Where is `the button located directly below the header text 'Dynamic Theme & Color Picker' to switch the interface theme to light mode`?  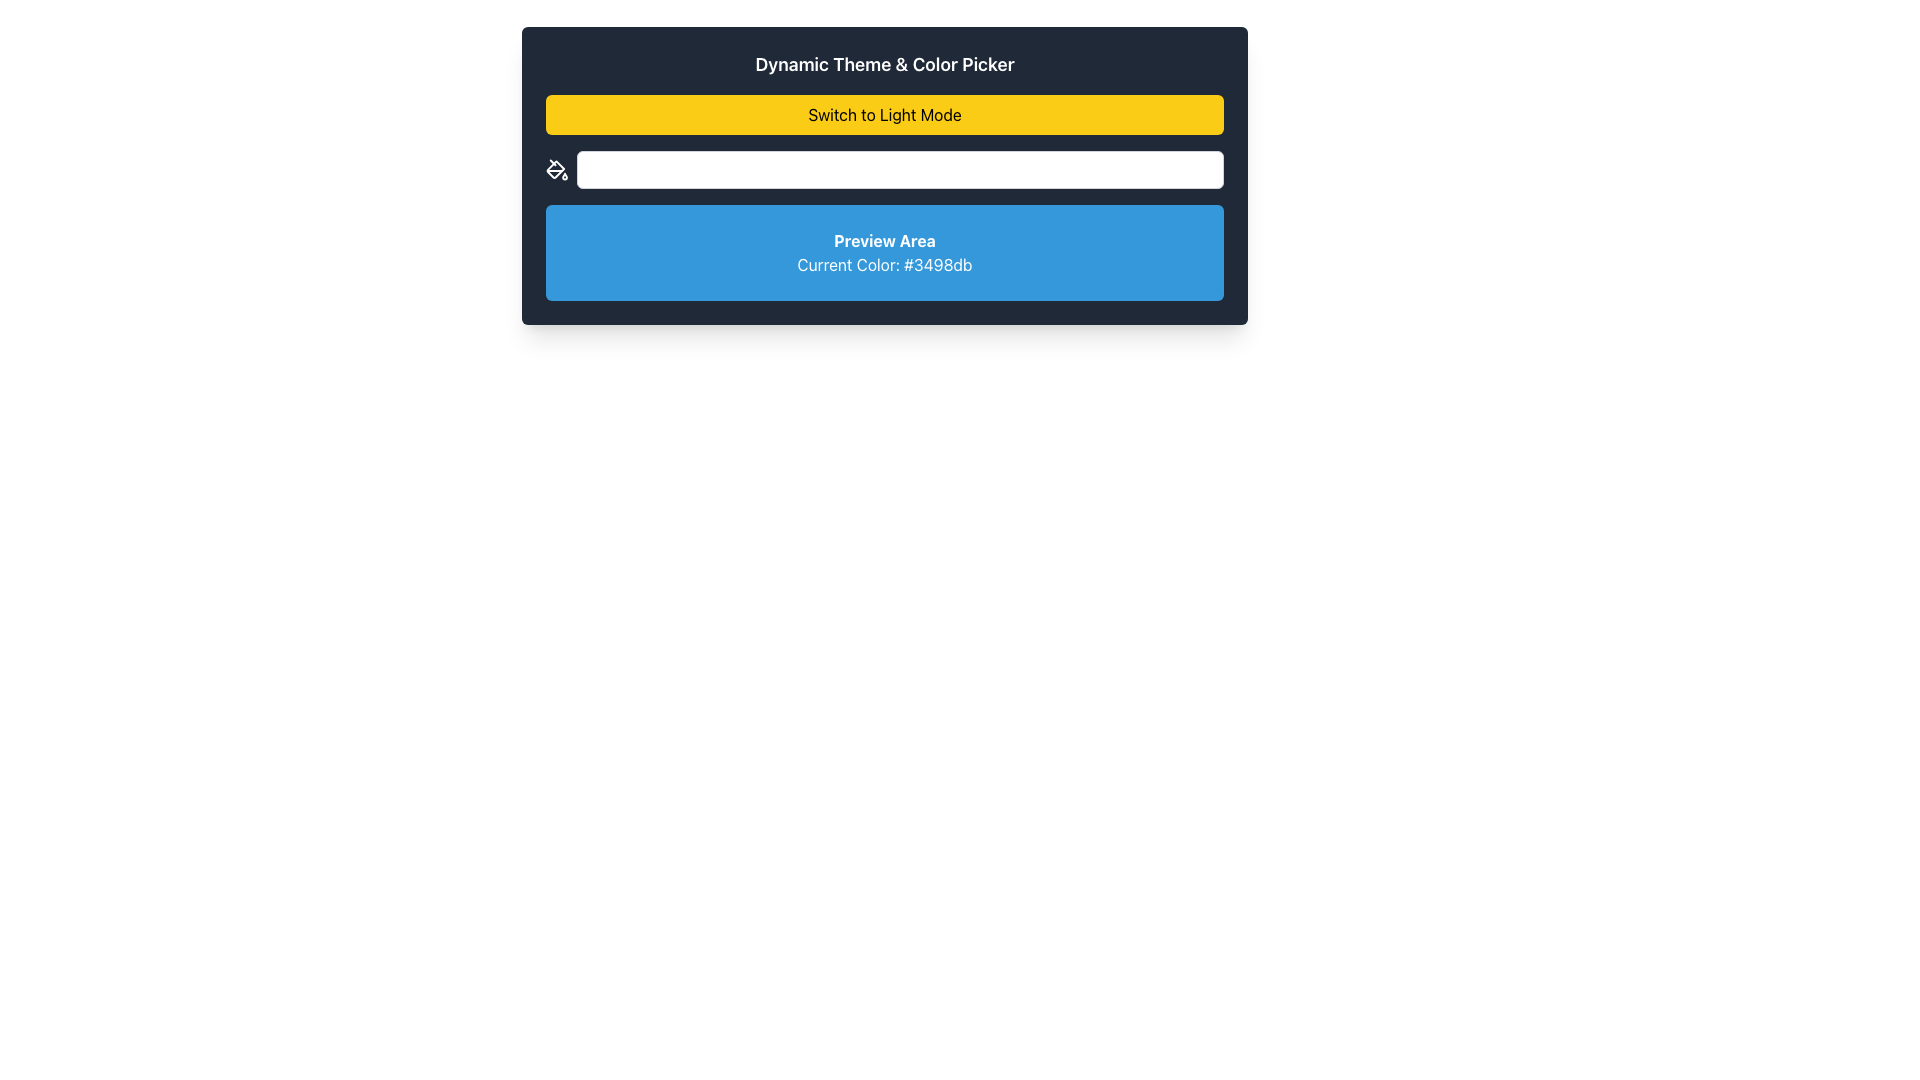 the button located directly below the header text 'Dynamic Theme & Color Picker' to switch the interface theme to light mode is located at coordinates (883, 115).